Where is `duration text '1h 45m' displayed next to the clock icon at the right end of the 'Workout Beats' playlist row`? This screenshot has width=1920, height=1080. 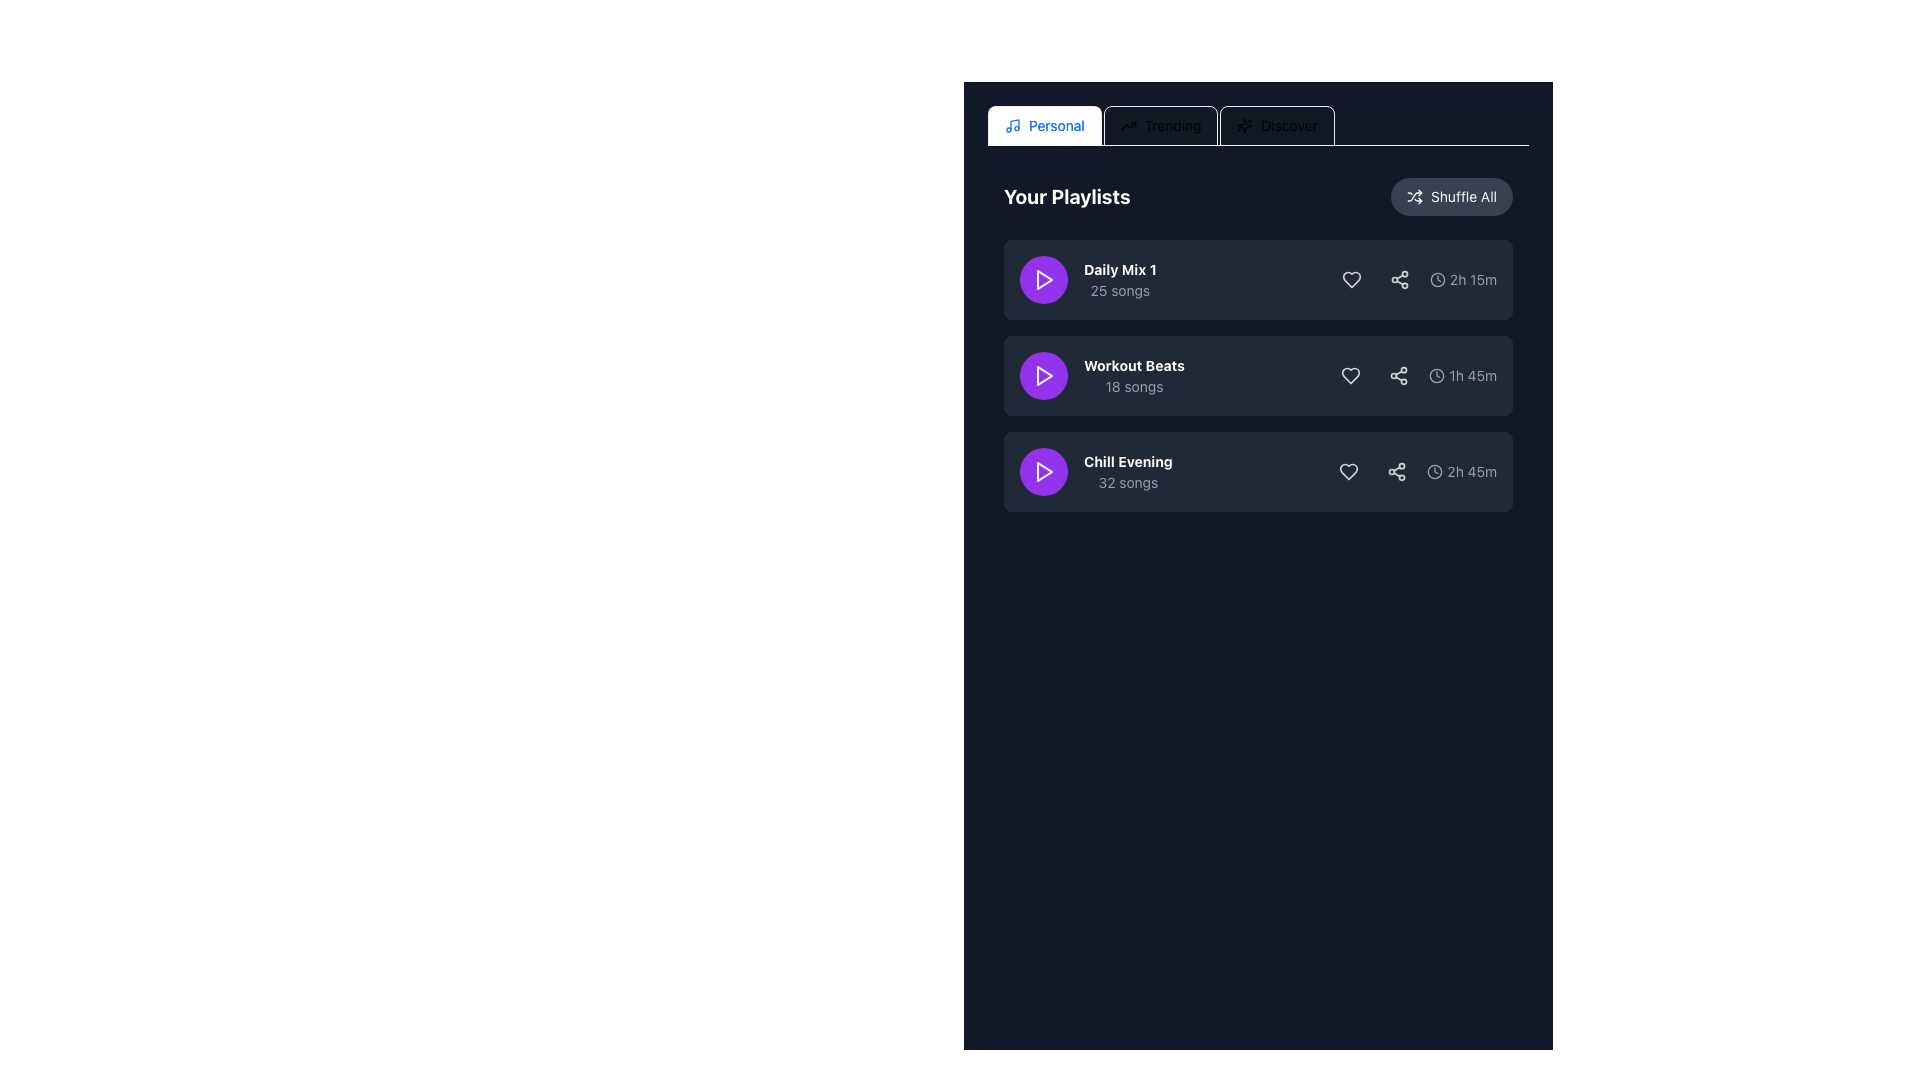
duration text '1h 45m' displayed next to the clock icon at the right end of the 'Workout Beats' playlist row is located at coordinates (1414, 375).